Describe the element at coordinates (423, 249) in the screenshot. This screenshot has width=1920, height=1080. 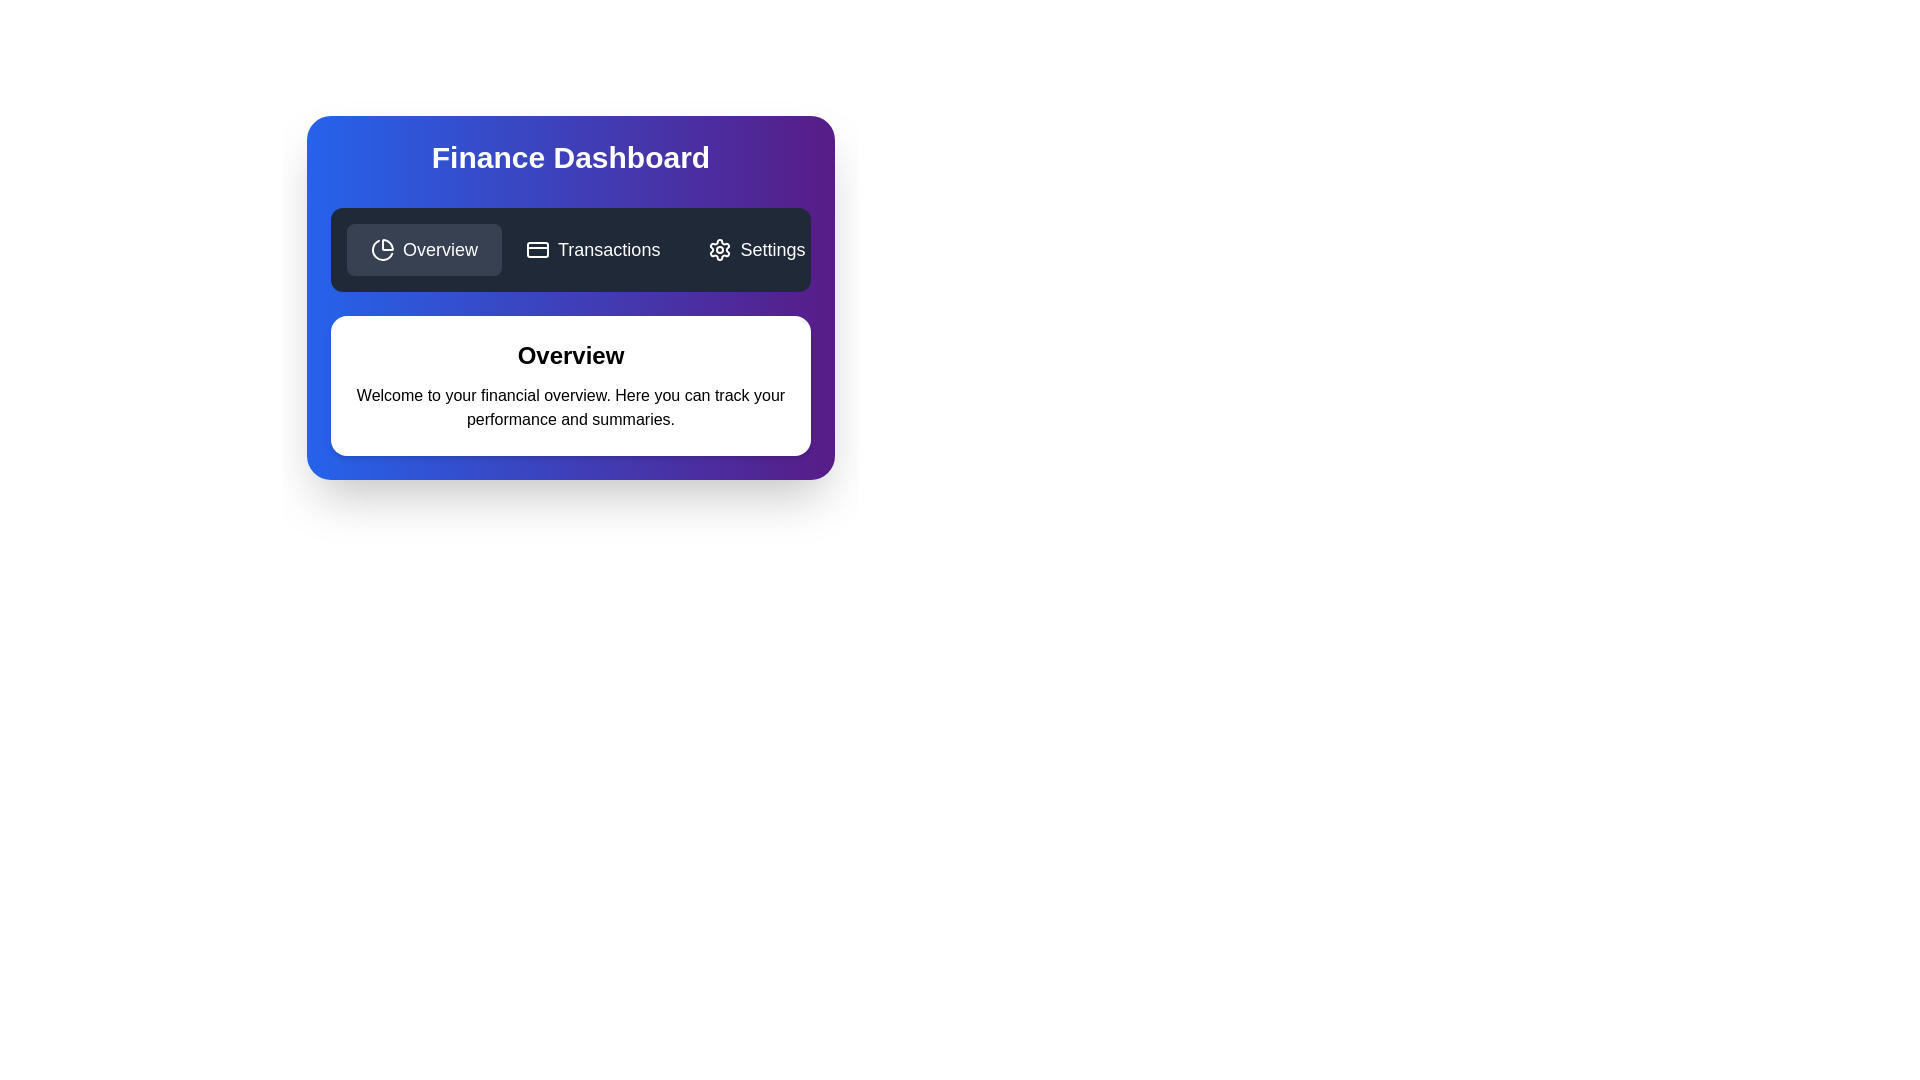
I see `the 'Overview' button, which is the first button in a horizontal group at the top of the dashboard section, featuring white text and a pie chart icon on a dark background` at that location.